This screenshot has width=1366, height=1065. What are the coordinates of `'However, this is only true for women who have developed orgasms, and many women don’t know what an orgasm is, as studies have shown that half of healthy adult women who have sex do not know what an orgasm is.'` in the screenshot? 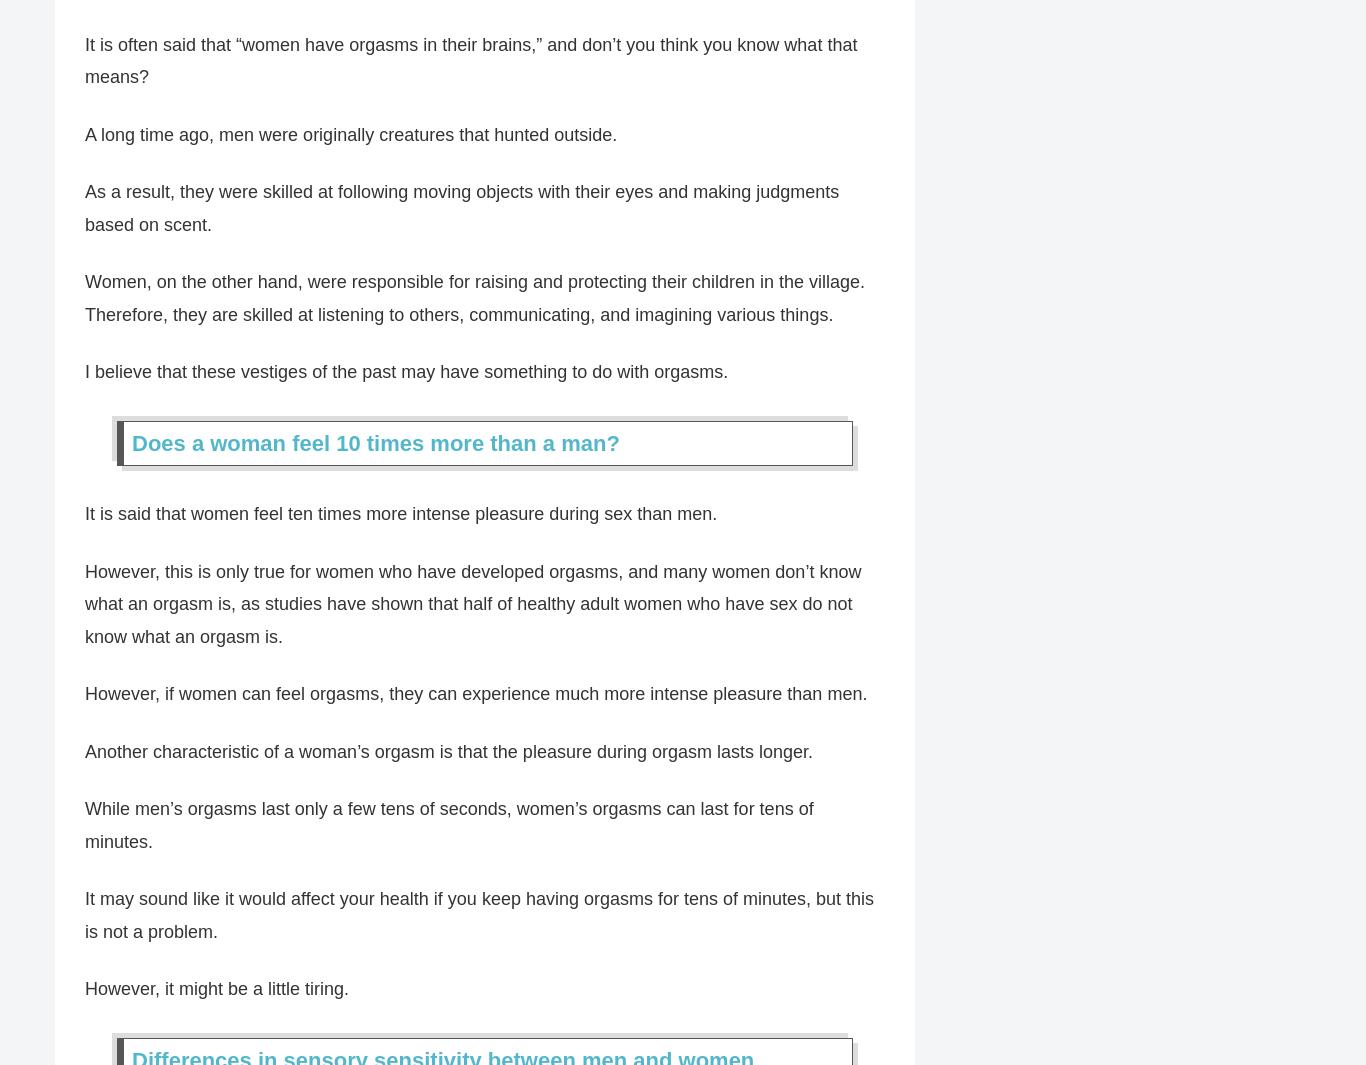 It's located at (473, 604).